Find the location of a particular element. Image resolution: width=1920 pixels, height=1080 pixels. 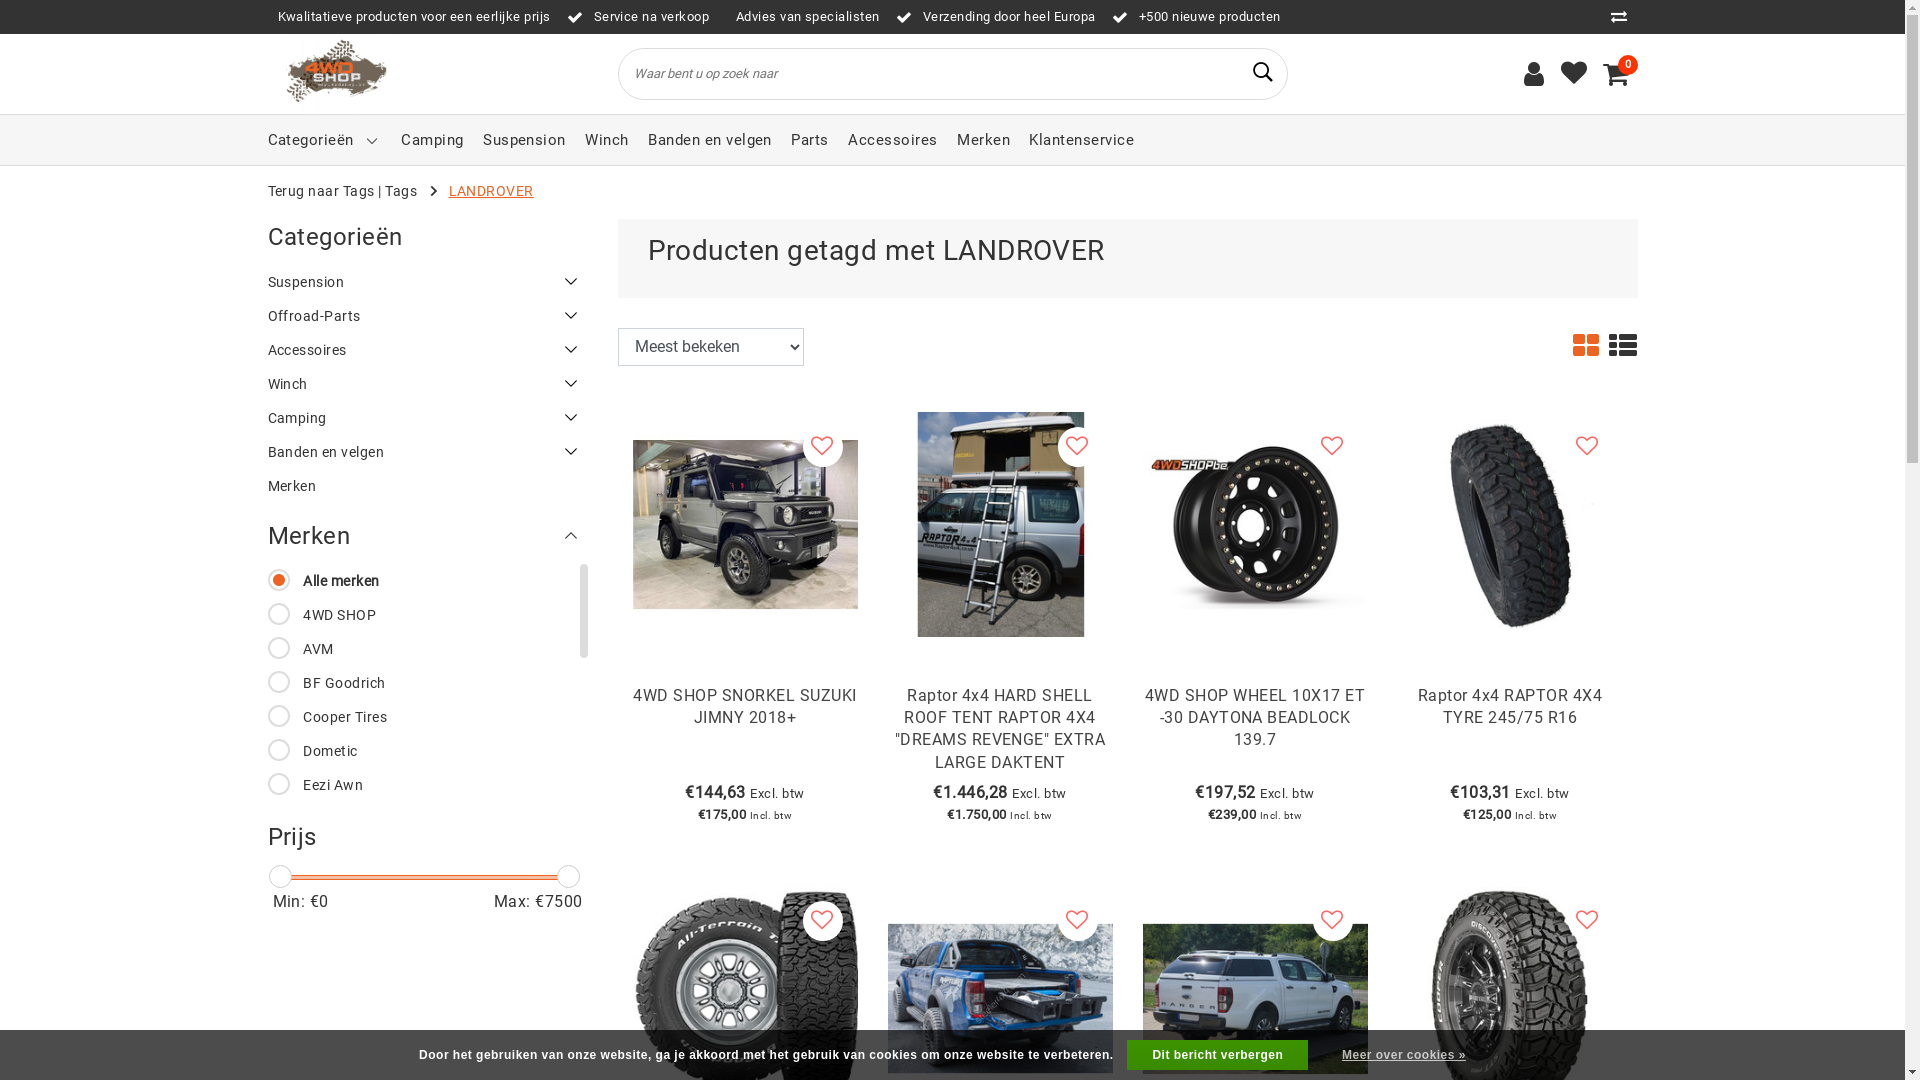

'Banden en velgen' is located at coordinates (426, 451).